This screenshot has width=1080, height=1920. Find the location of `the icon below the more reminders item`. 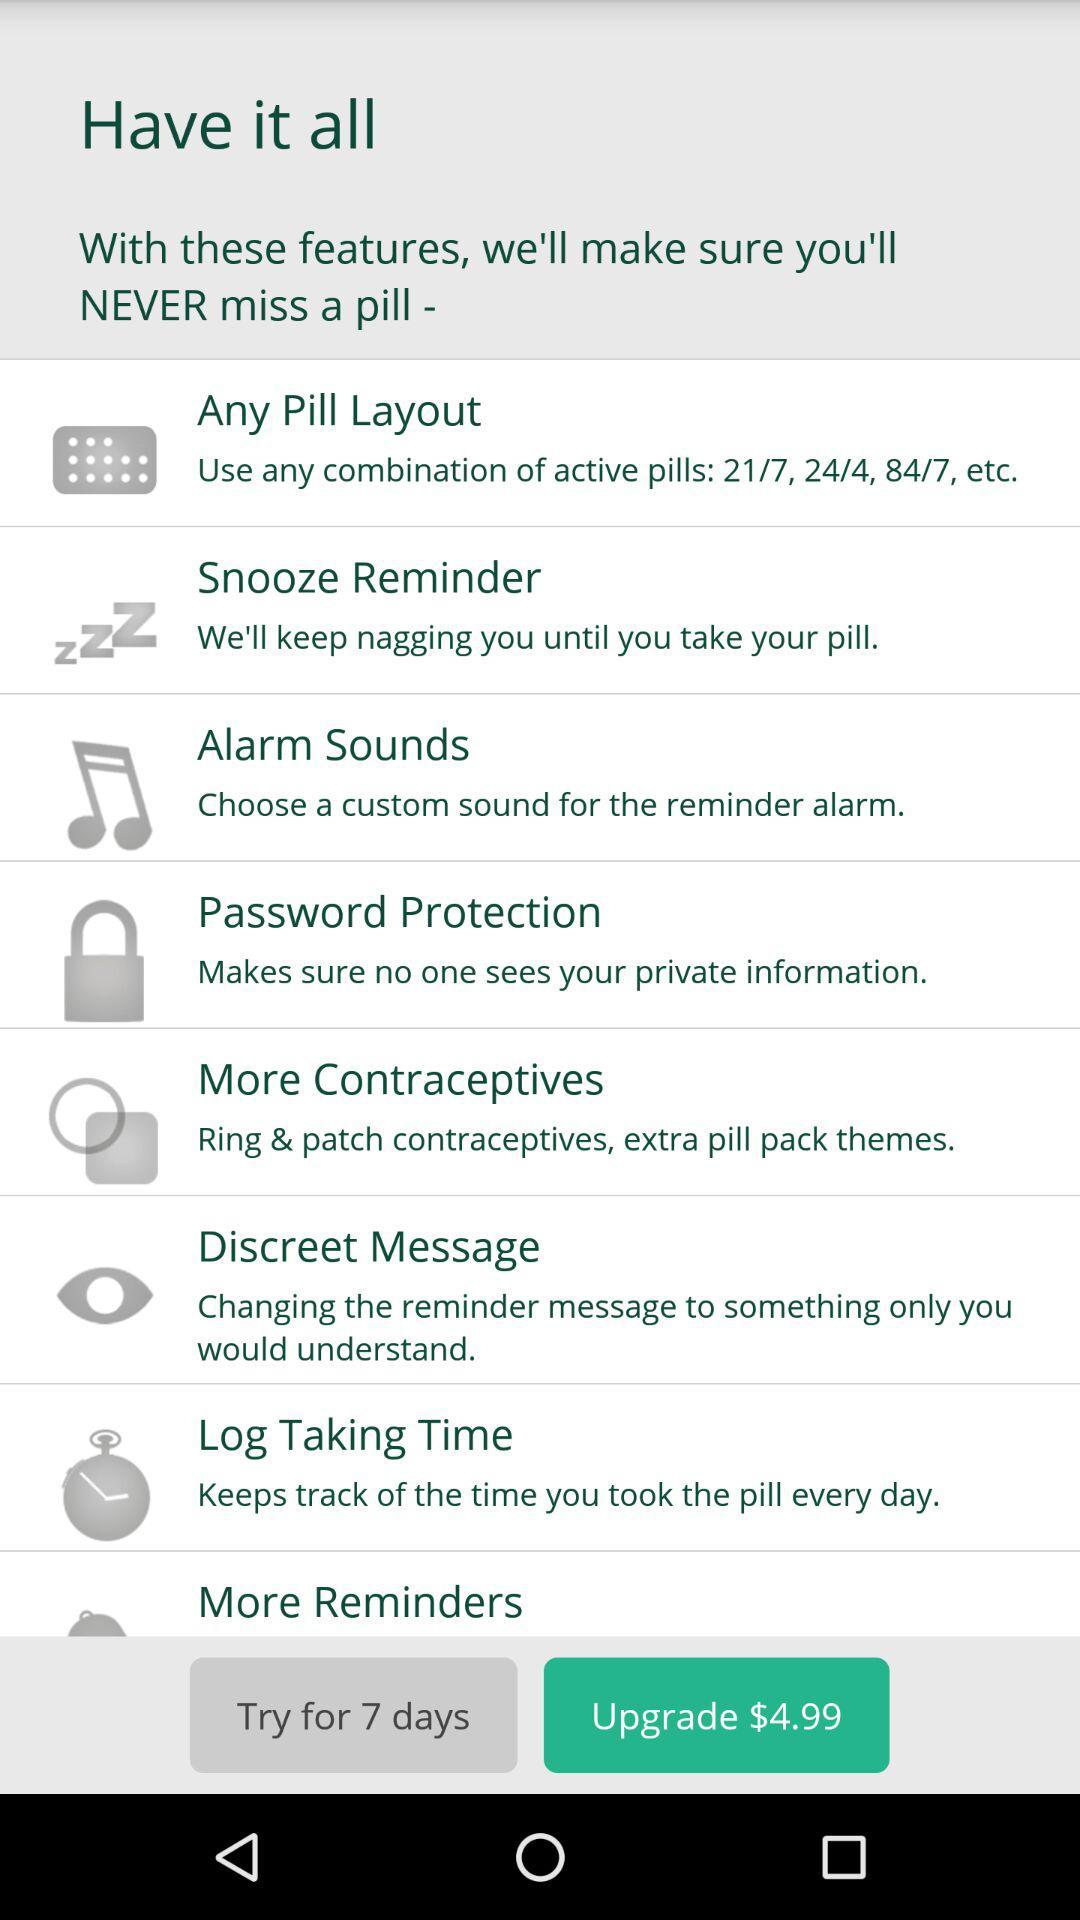

the icon below the more reminders item is located at coordinates (715, 1714).